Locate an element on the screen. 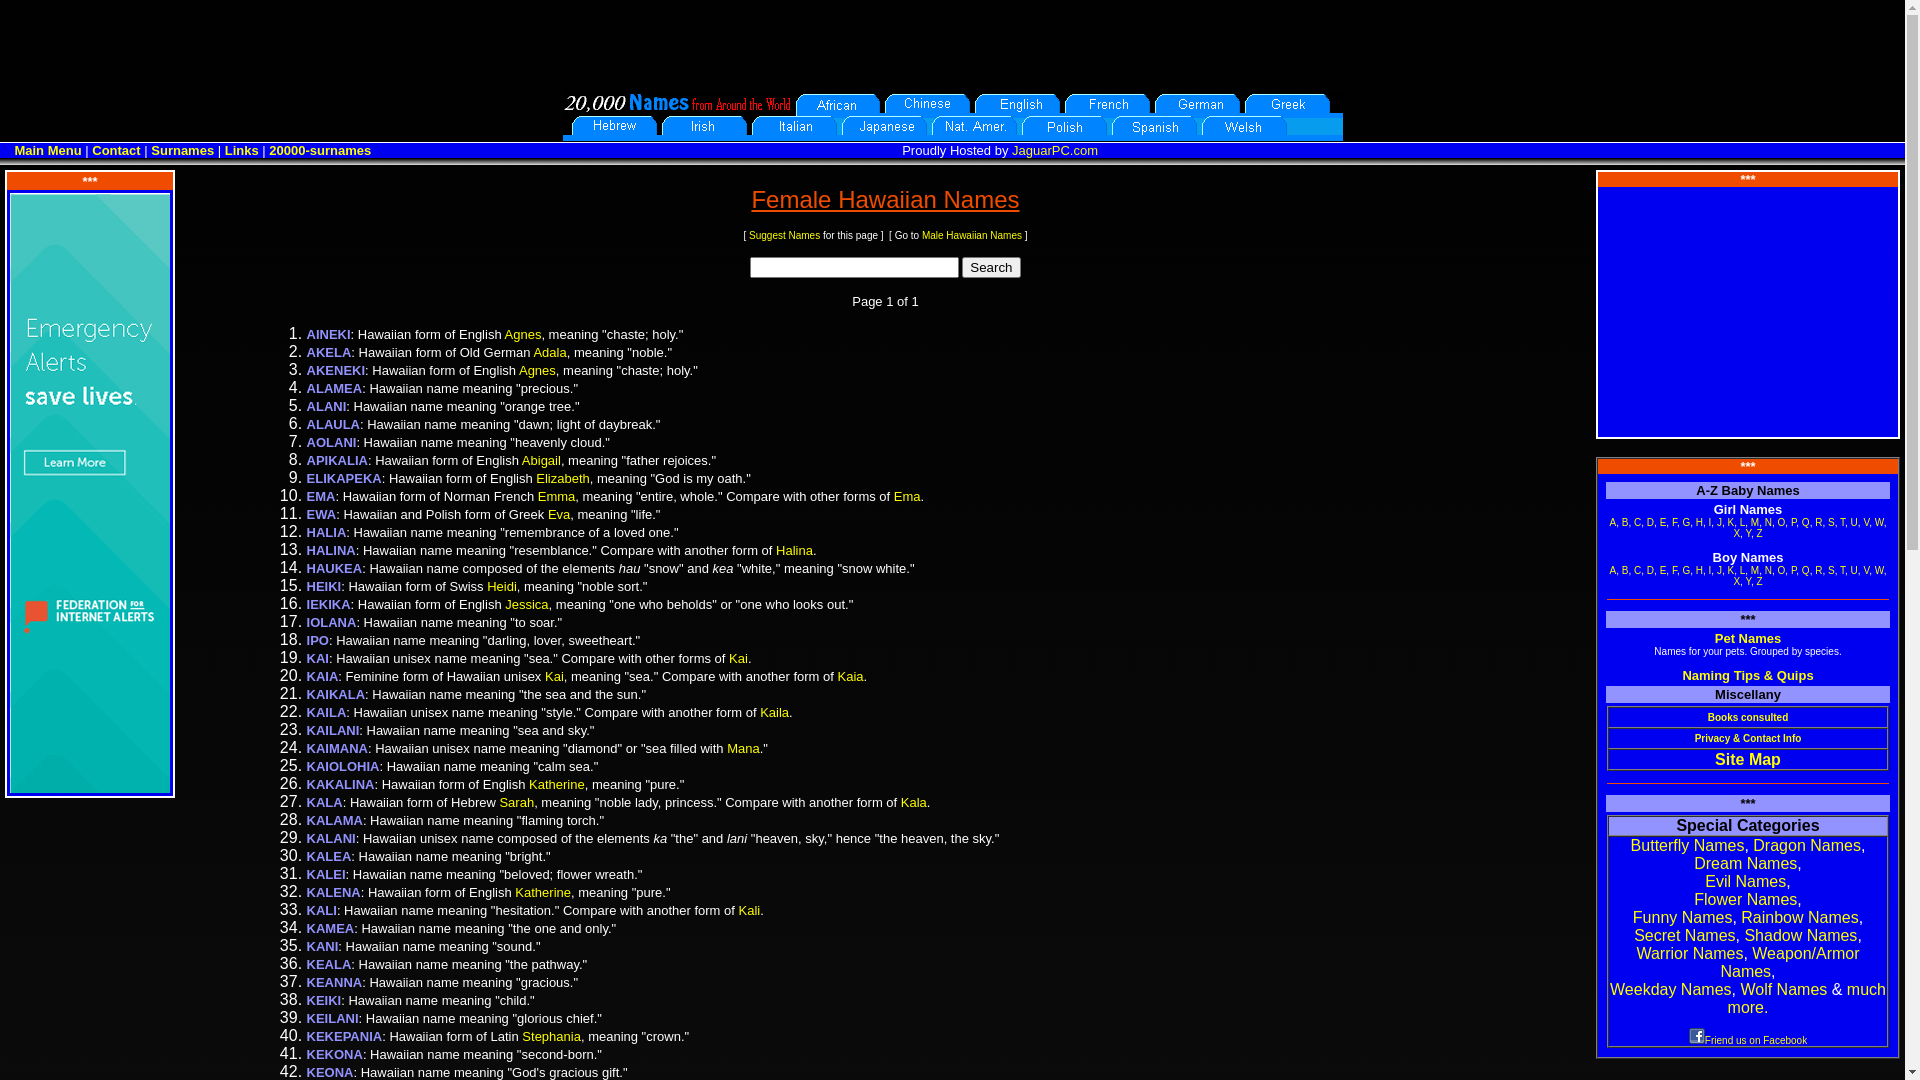 Image resolution: width=1920 pixels, height=1080 pixels. 'JaguarPC.com' is located at coordinates (1054, 149).